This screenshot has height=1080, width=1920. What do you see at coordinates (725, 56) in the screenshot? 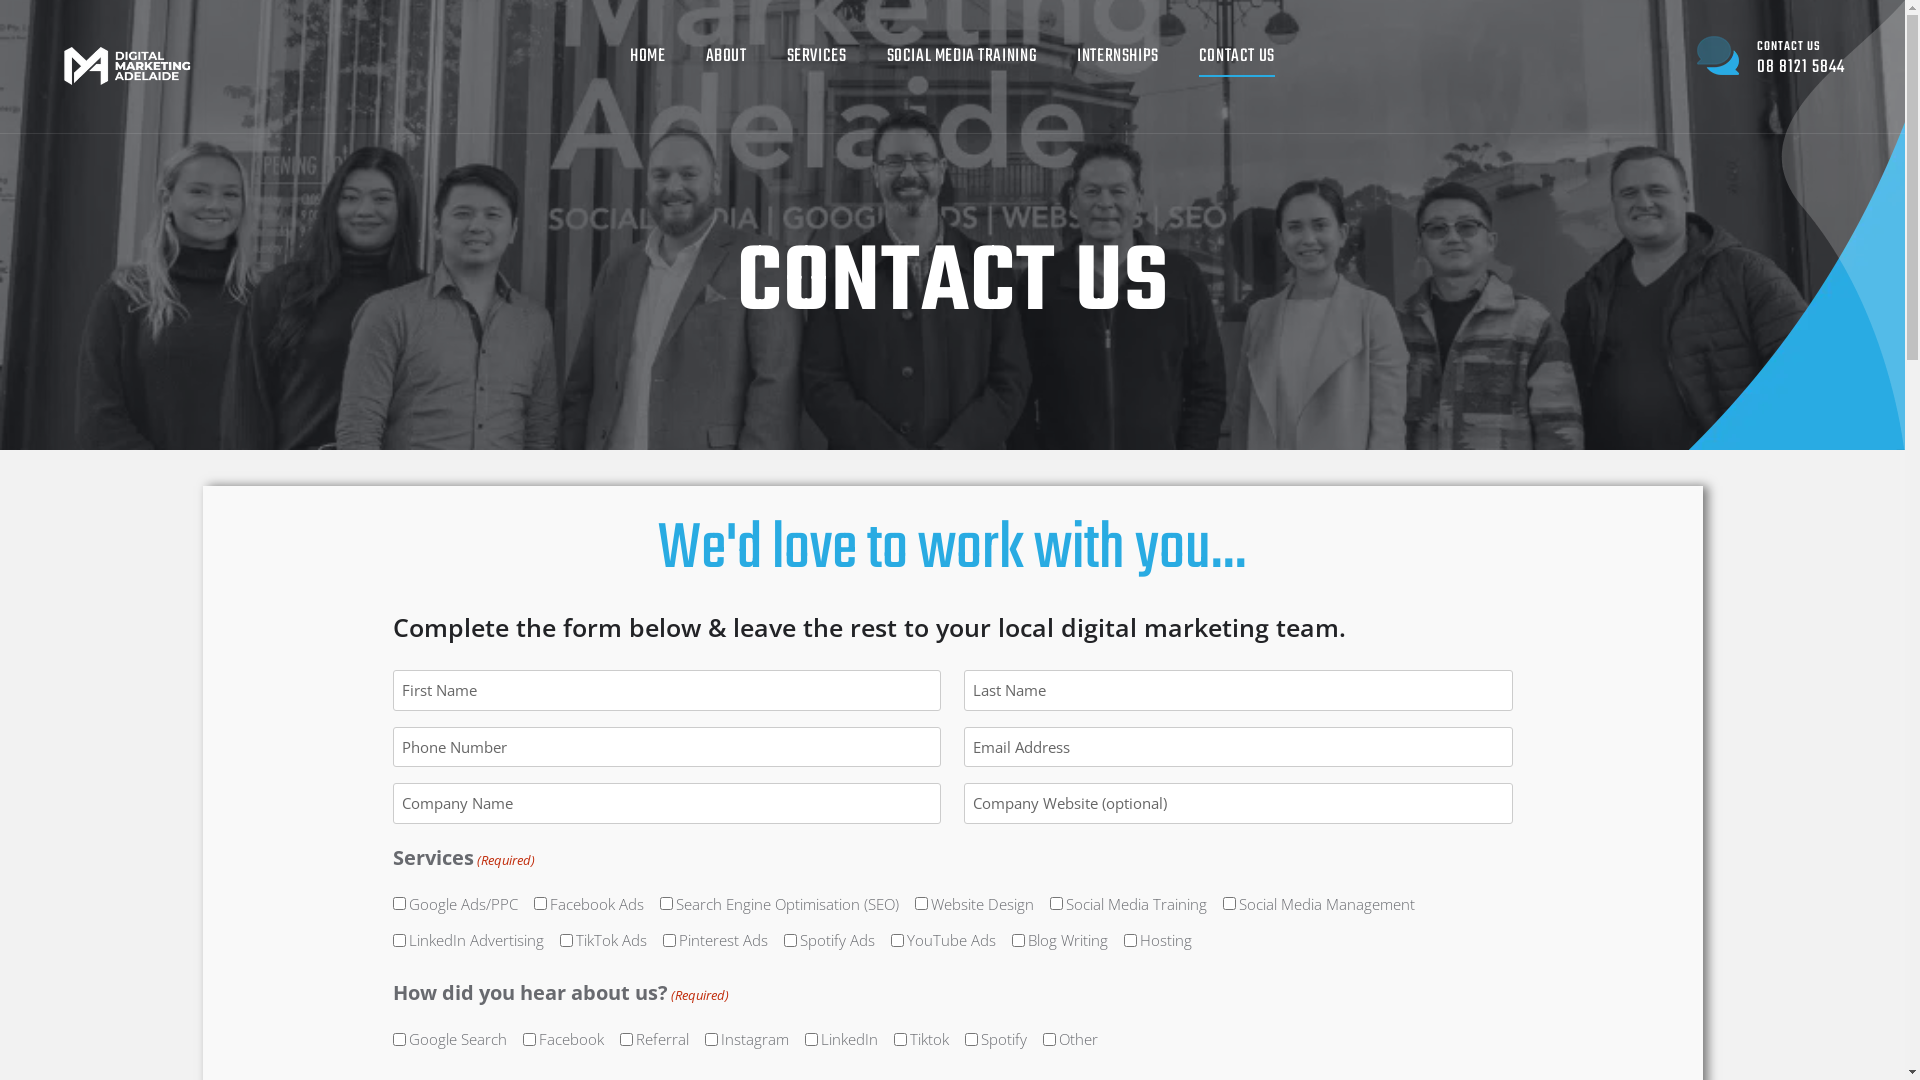
I see `'ABOUT'` at bounding box center [725, 56].